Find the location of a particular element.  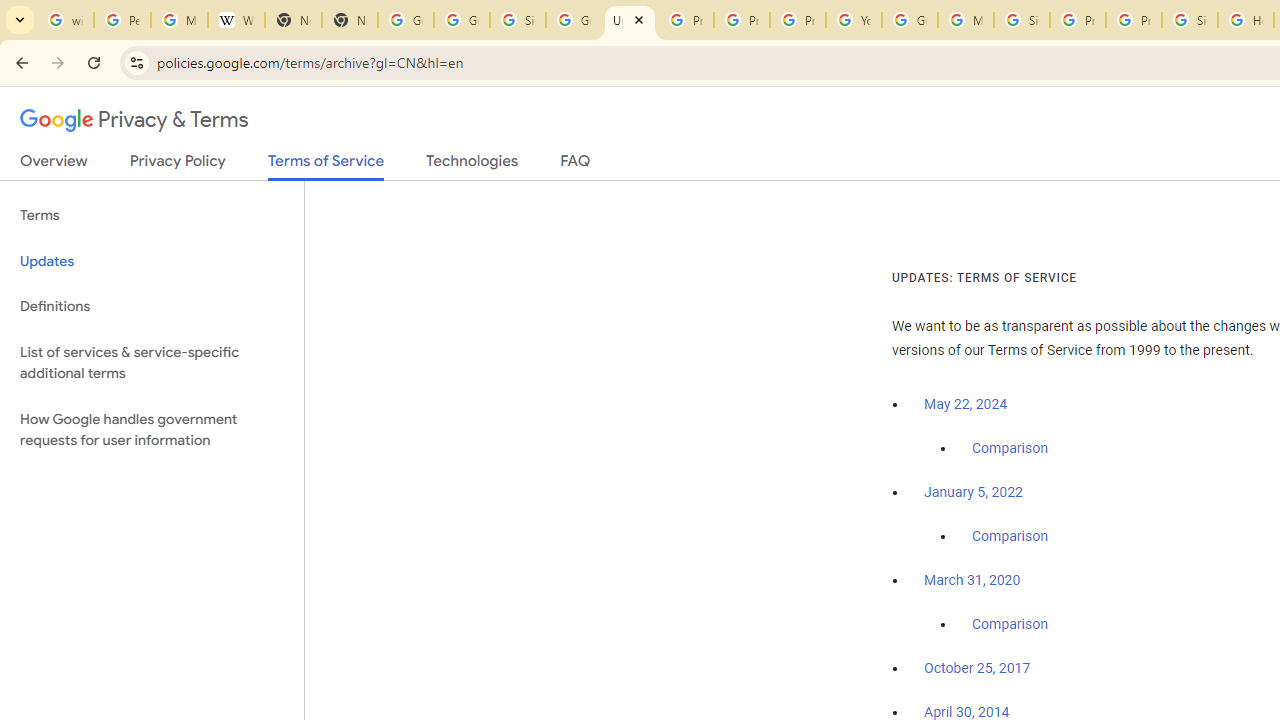

'Comparison' is located at coordinates (1009, 624).